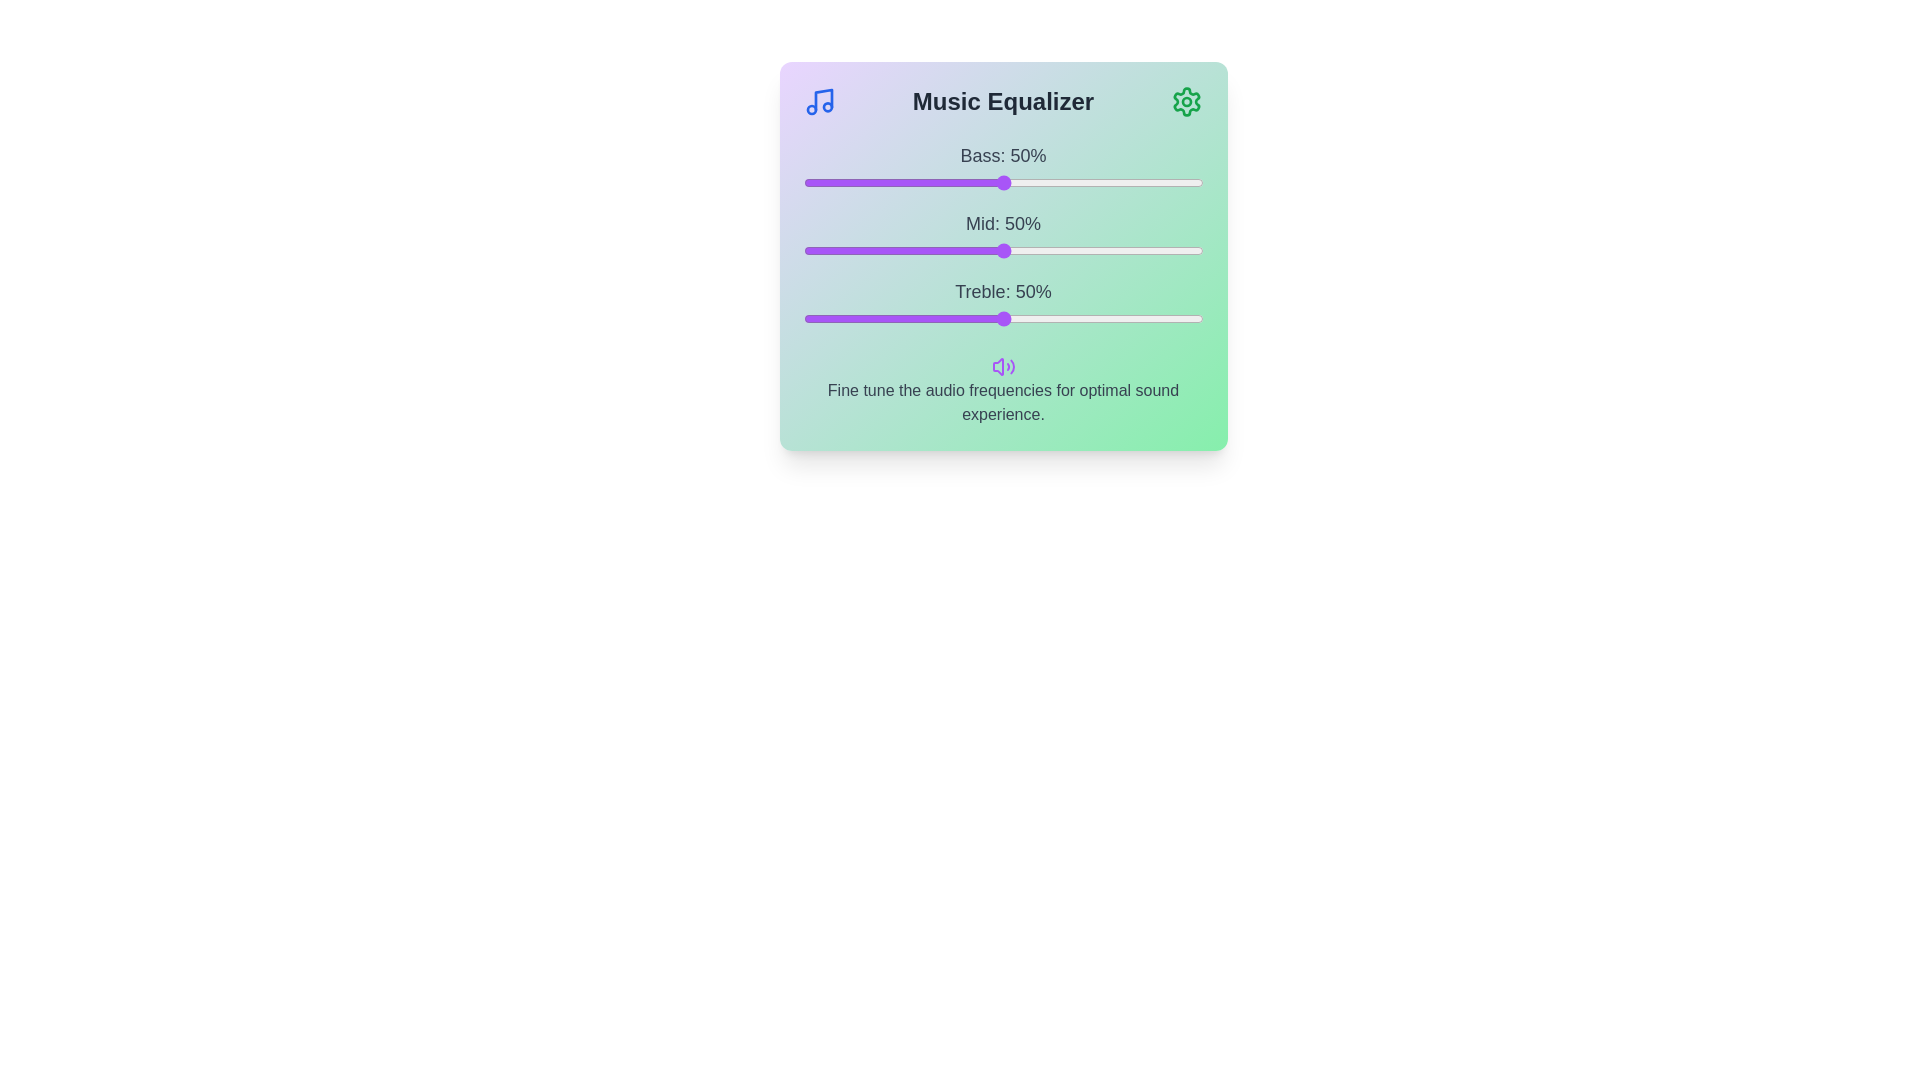 This screenshot has width=1920, height=1080. Describe the element at coordinates (914, 182) in the screenshot. I see `the bass slider to 28%` at that location.